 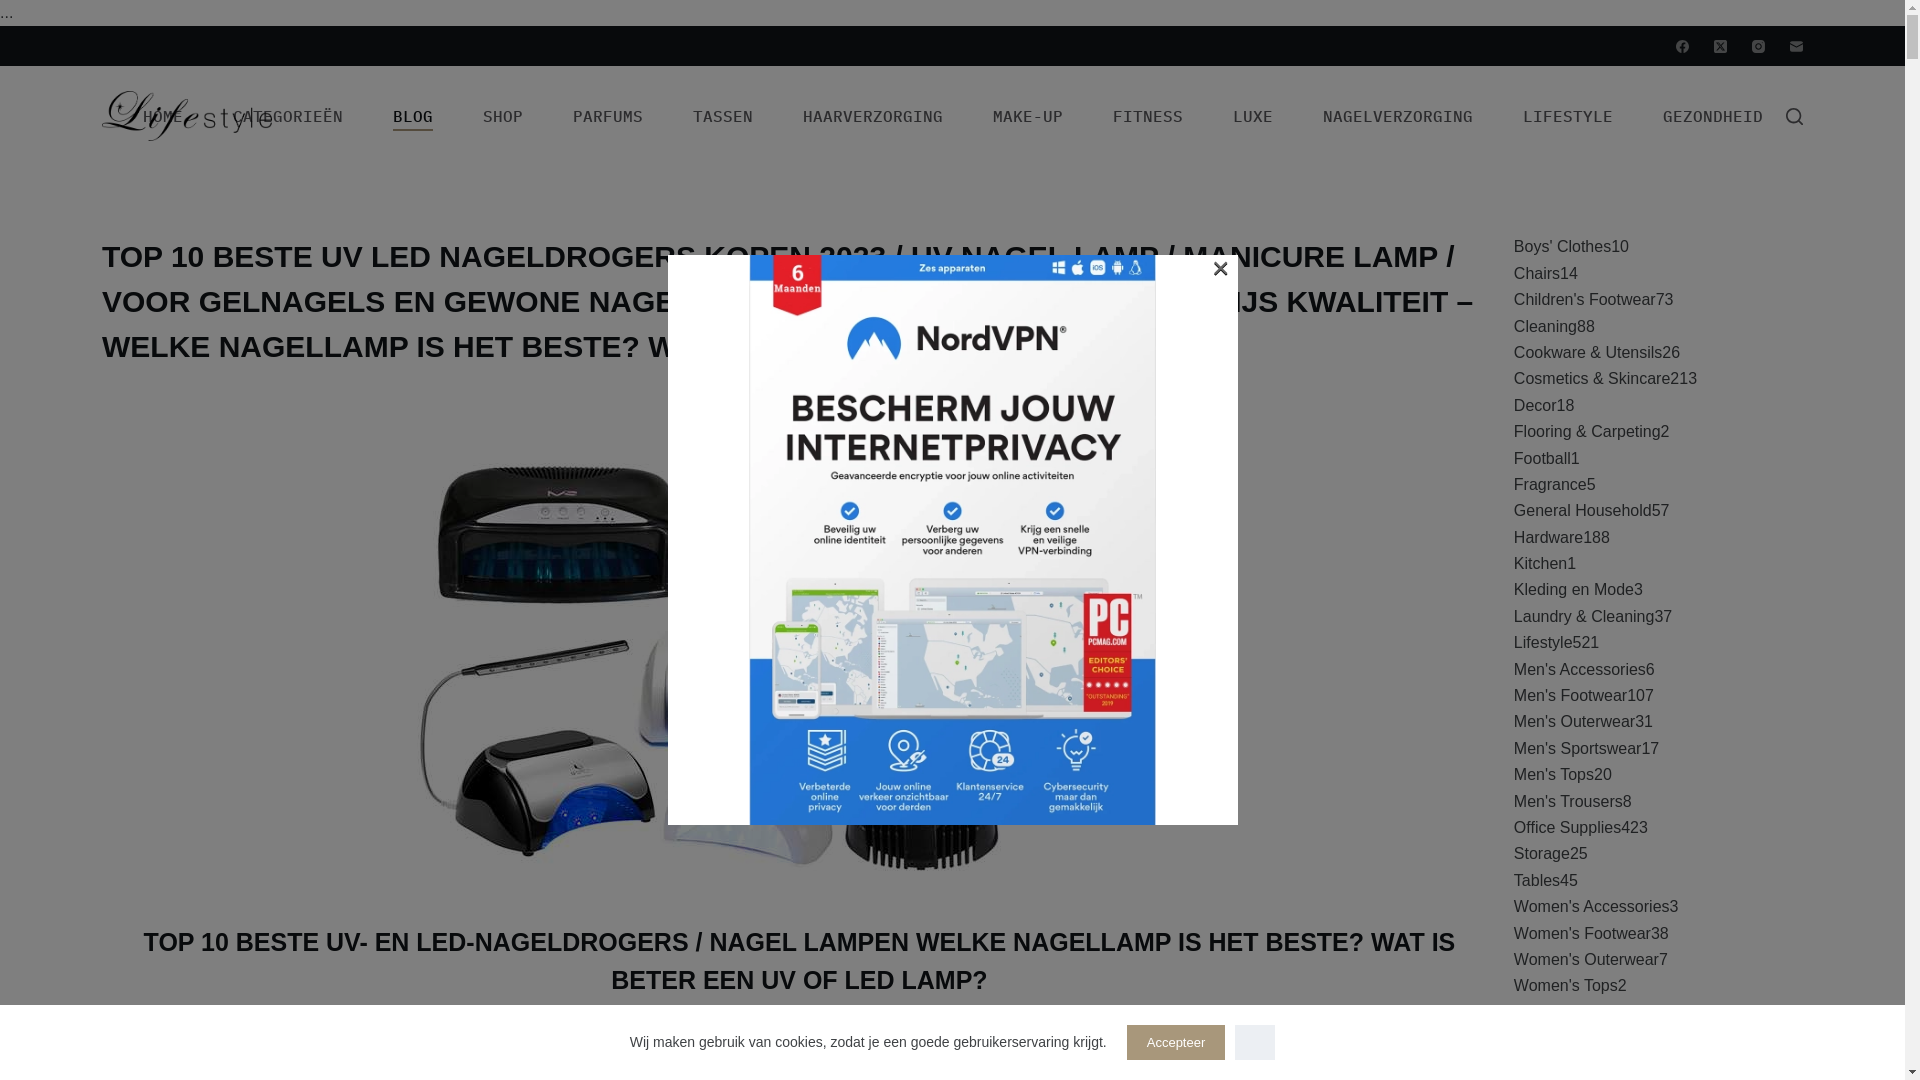 What do you see at coordinates (1567, 115) in the screenshot?
I see `'LIFESTYLE'` at bounding box center [1567, 115].